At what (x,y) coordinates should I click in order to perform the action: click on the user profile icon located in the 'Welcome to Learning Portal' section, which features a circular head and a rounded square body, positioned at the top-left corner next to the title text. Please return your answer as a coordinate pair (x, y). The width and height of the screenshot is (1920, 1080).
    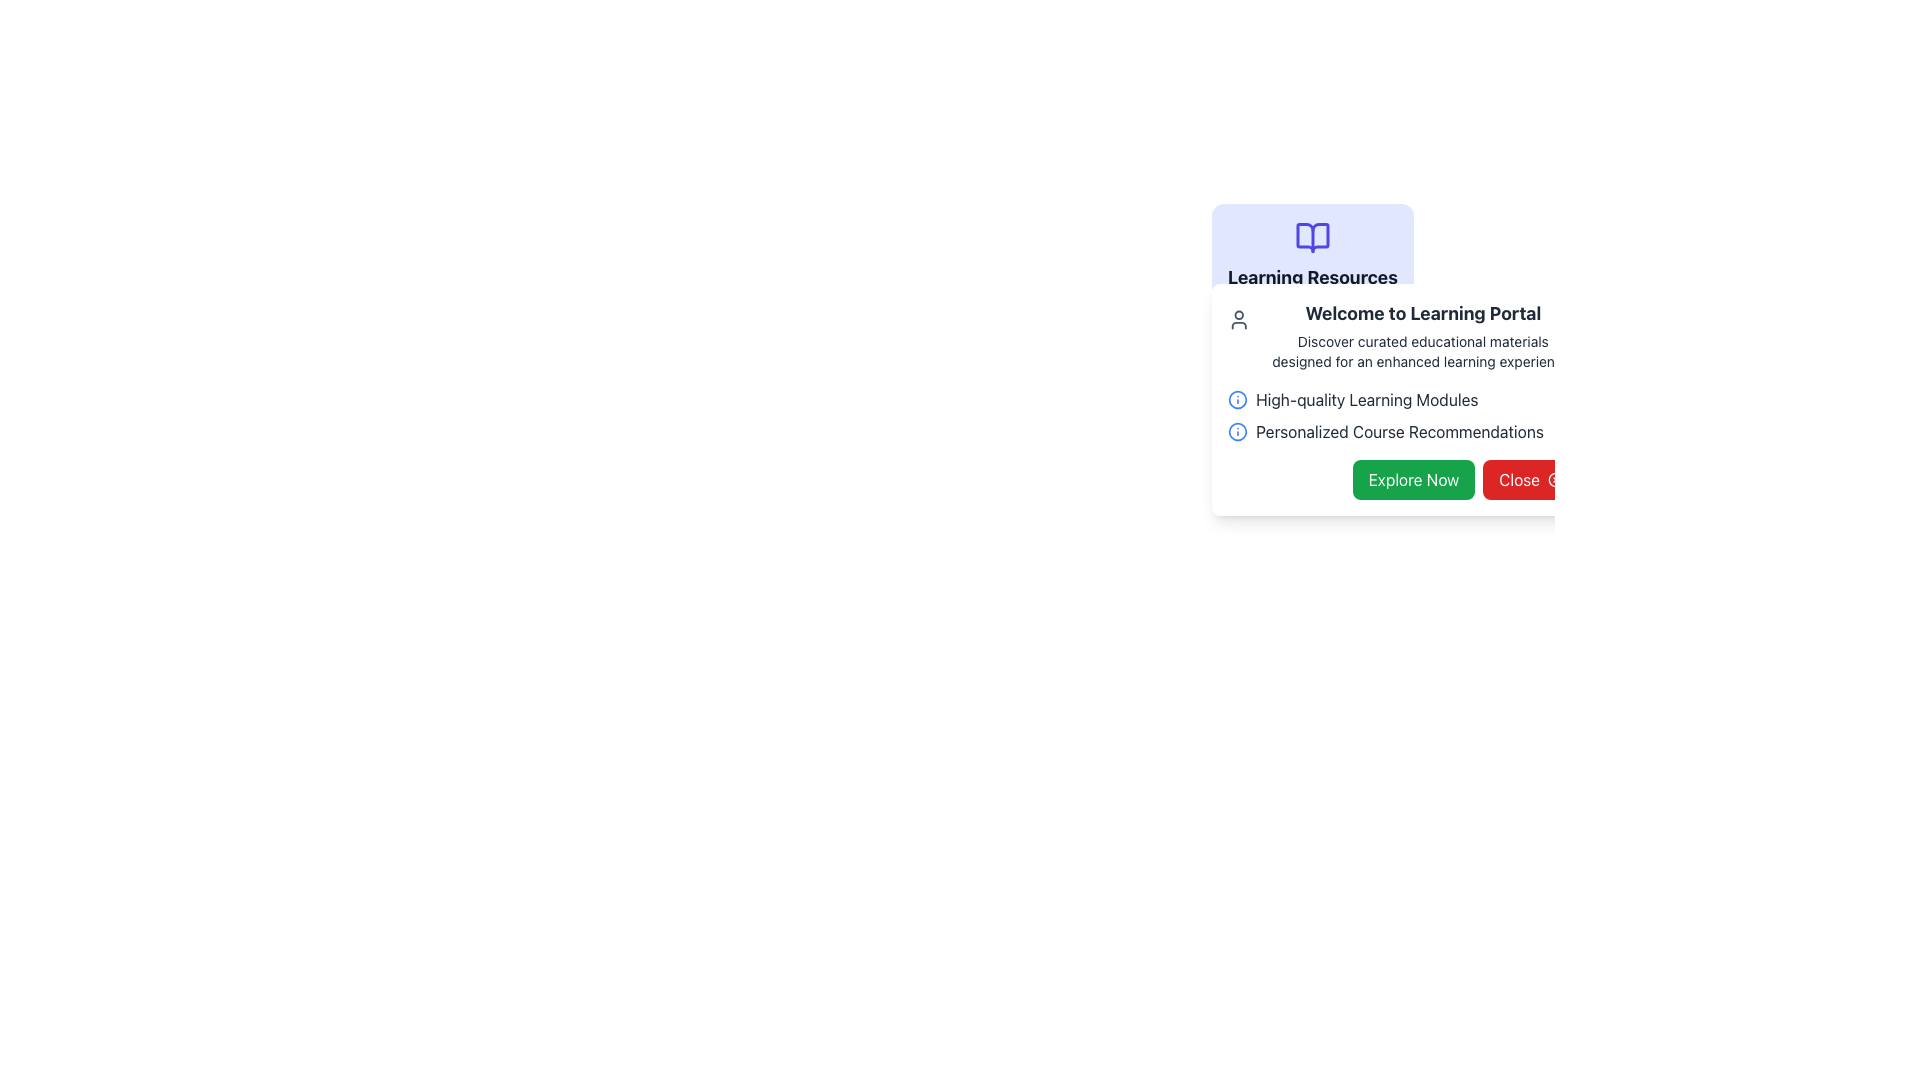
    Looking at the image, I should click on (1238, 319).